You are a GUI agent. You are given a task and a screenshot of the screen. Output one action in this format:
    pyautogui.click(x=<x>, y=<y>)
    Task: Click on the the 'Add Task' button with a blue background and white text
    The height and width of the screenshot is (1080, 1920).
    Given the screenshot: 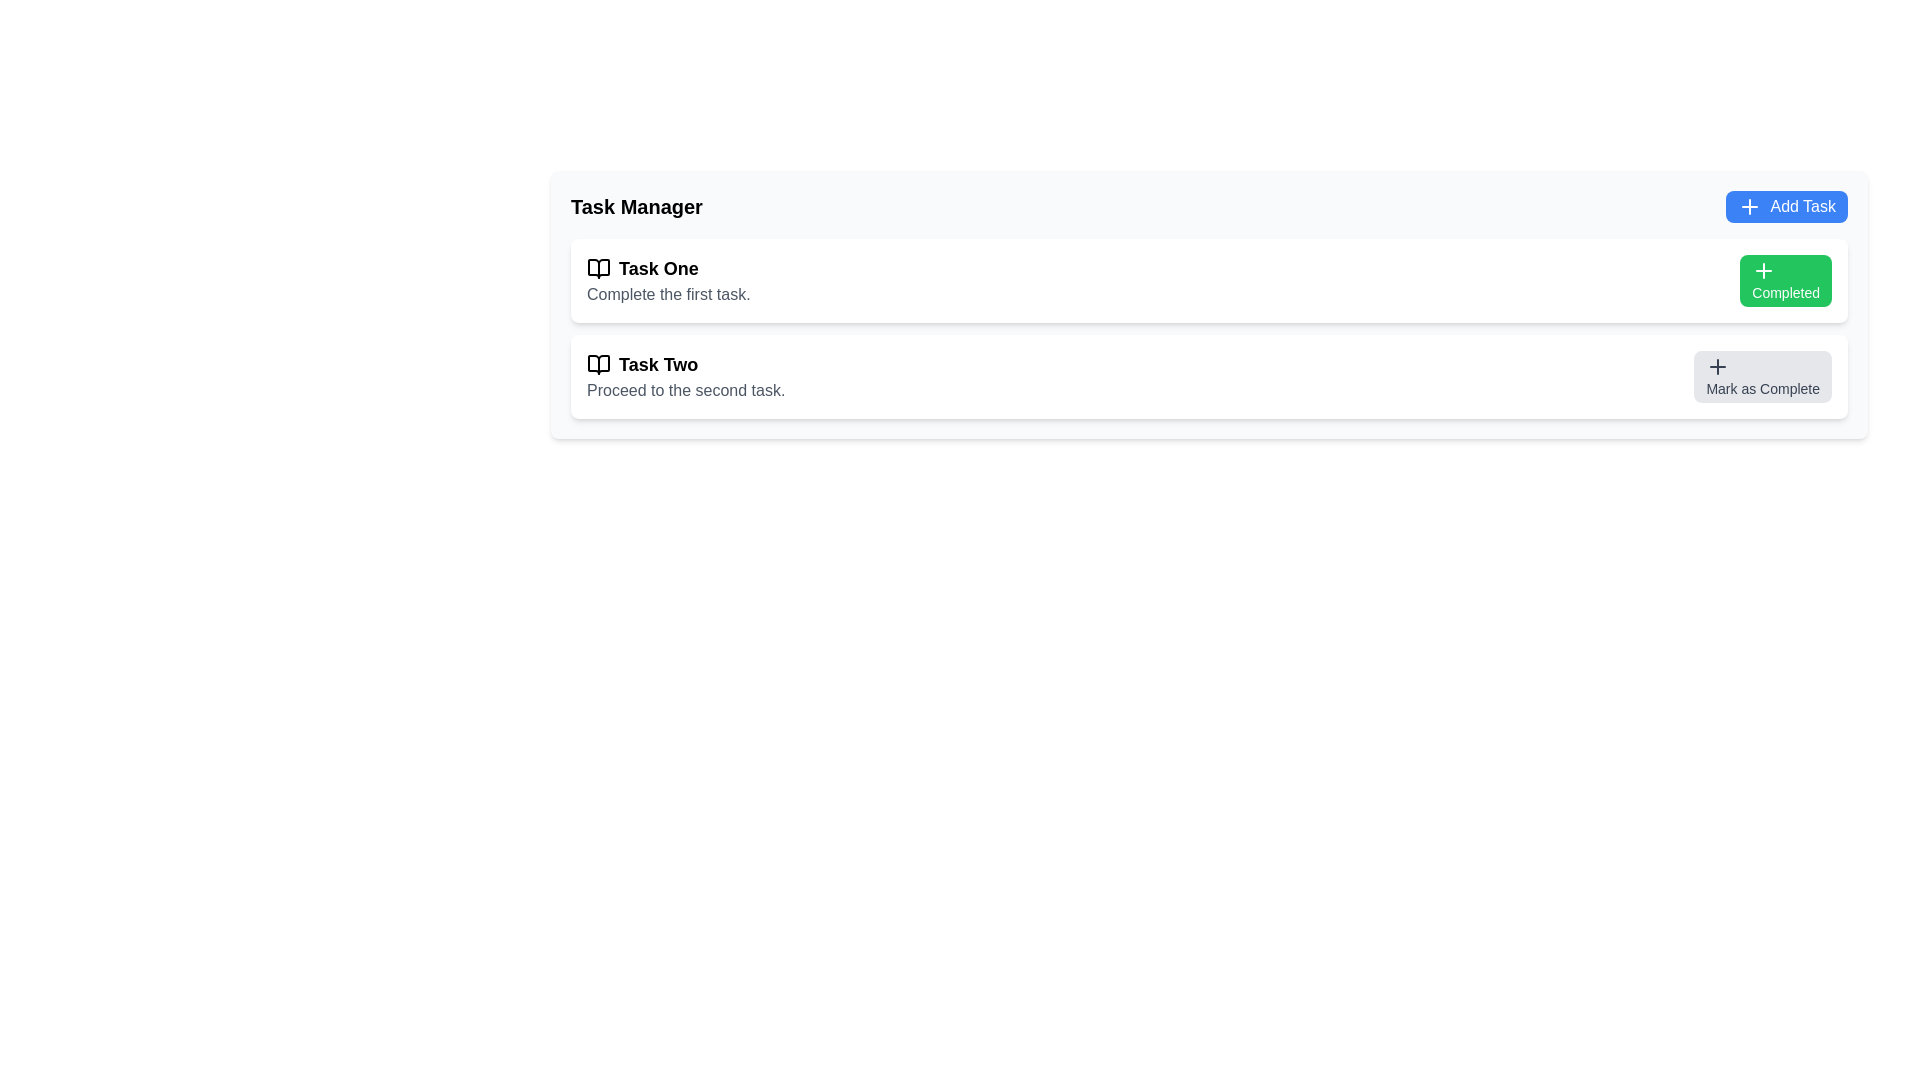 What is the action you would take?
    pyautogui.click(x=1787, y=207)
    